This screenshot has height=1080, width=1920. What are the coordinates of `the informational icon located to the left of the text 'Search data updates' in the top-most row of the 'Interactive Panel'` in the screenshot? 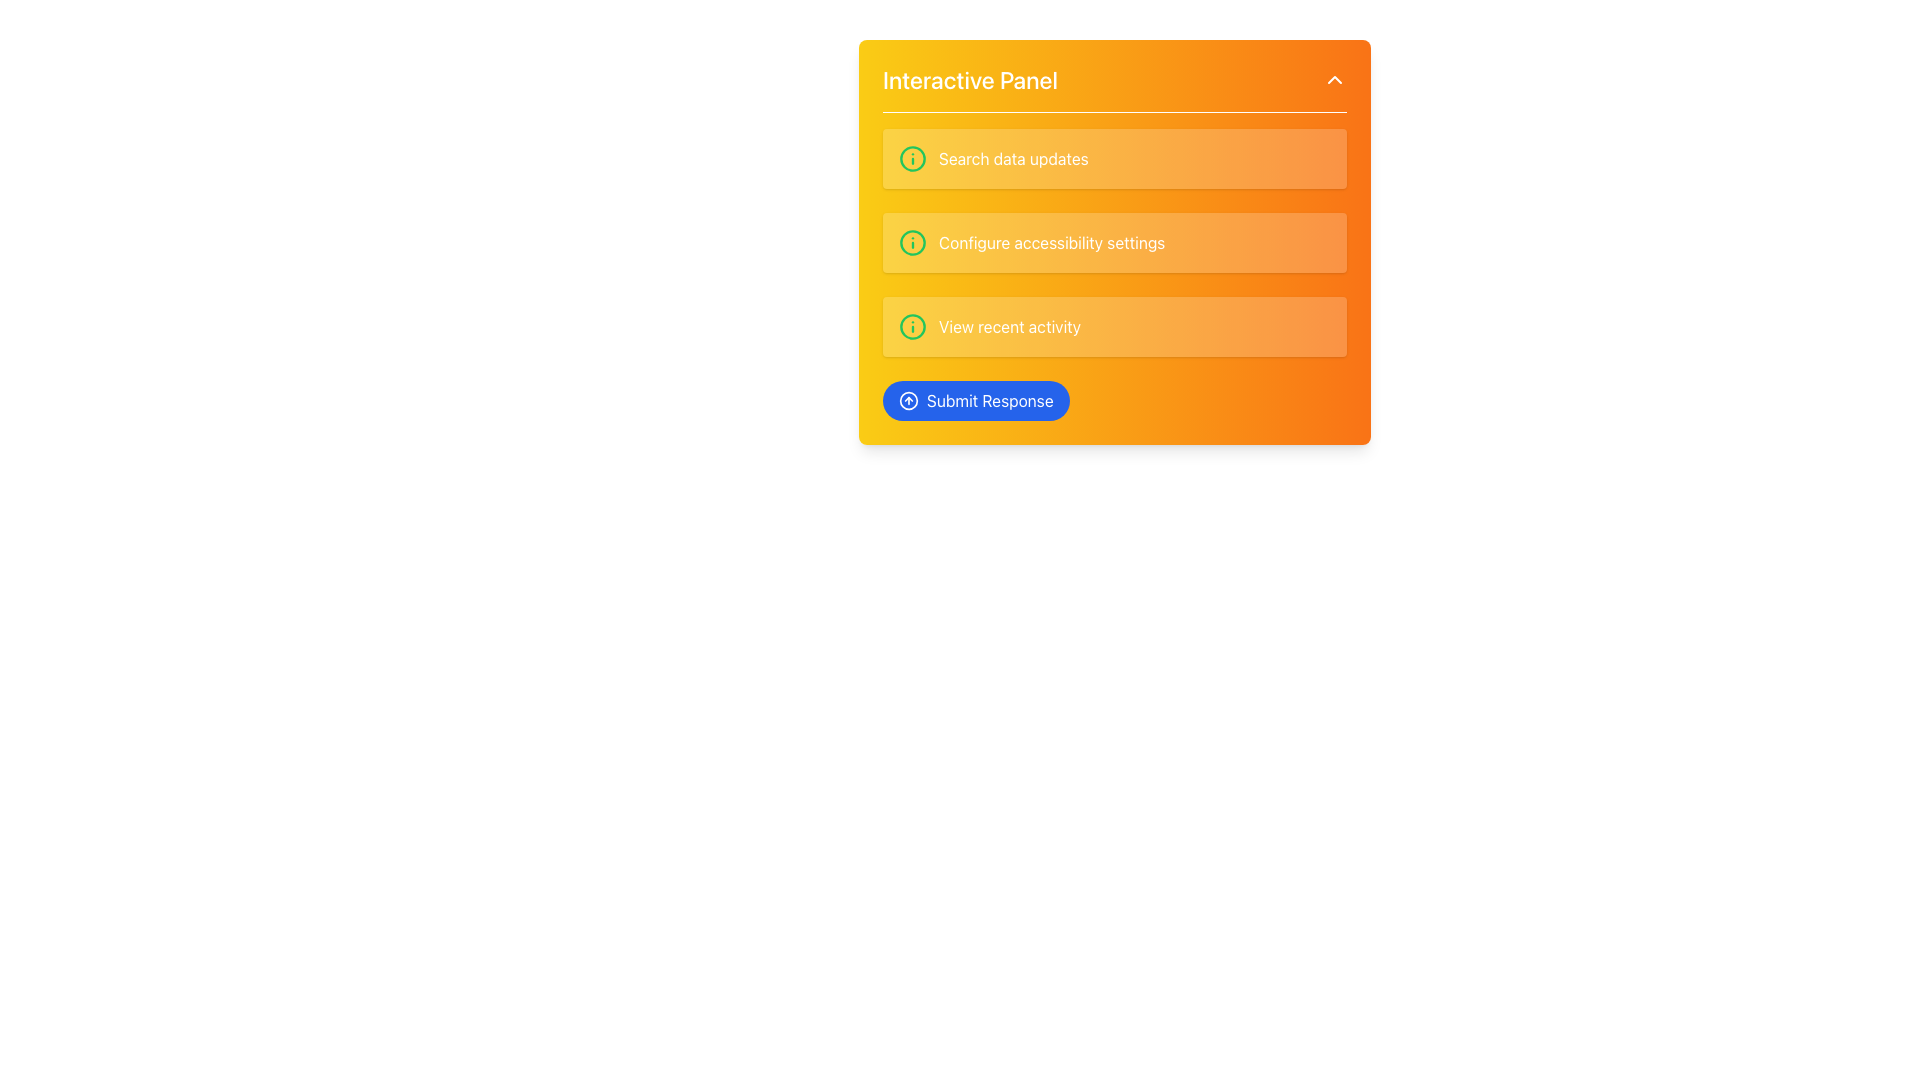 It's located at (911, 157).